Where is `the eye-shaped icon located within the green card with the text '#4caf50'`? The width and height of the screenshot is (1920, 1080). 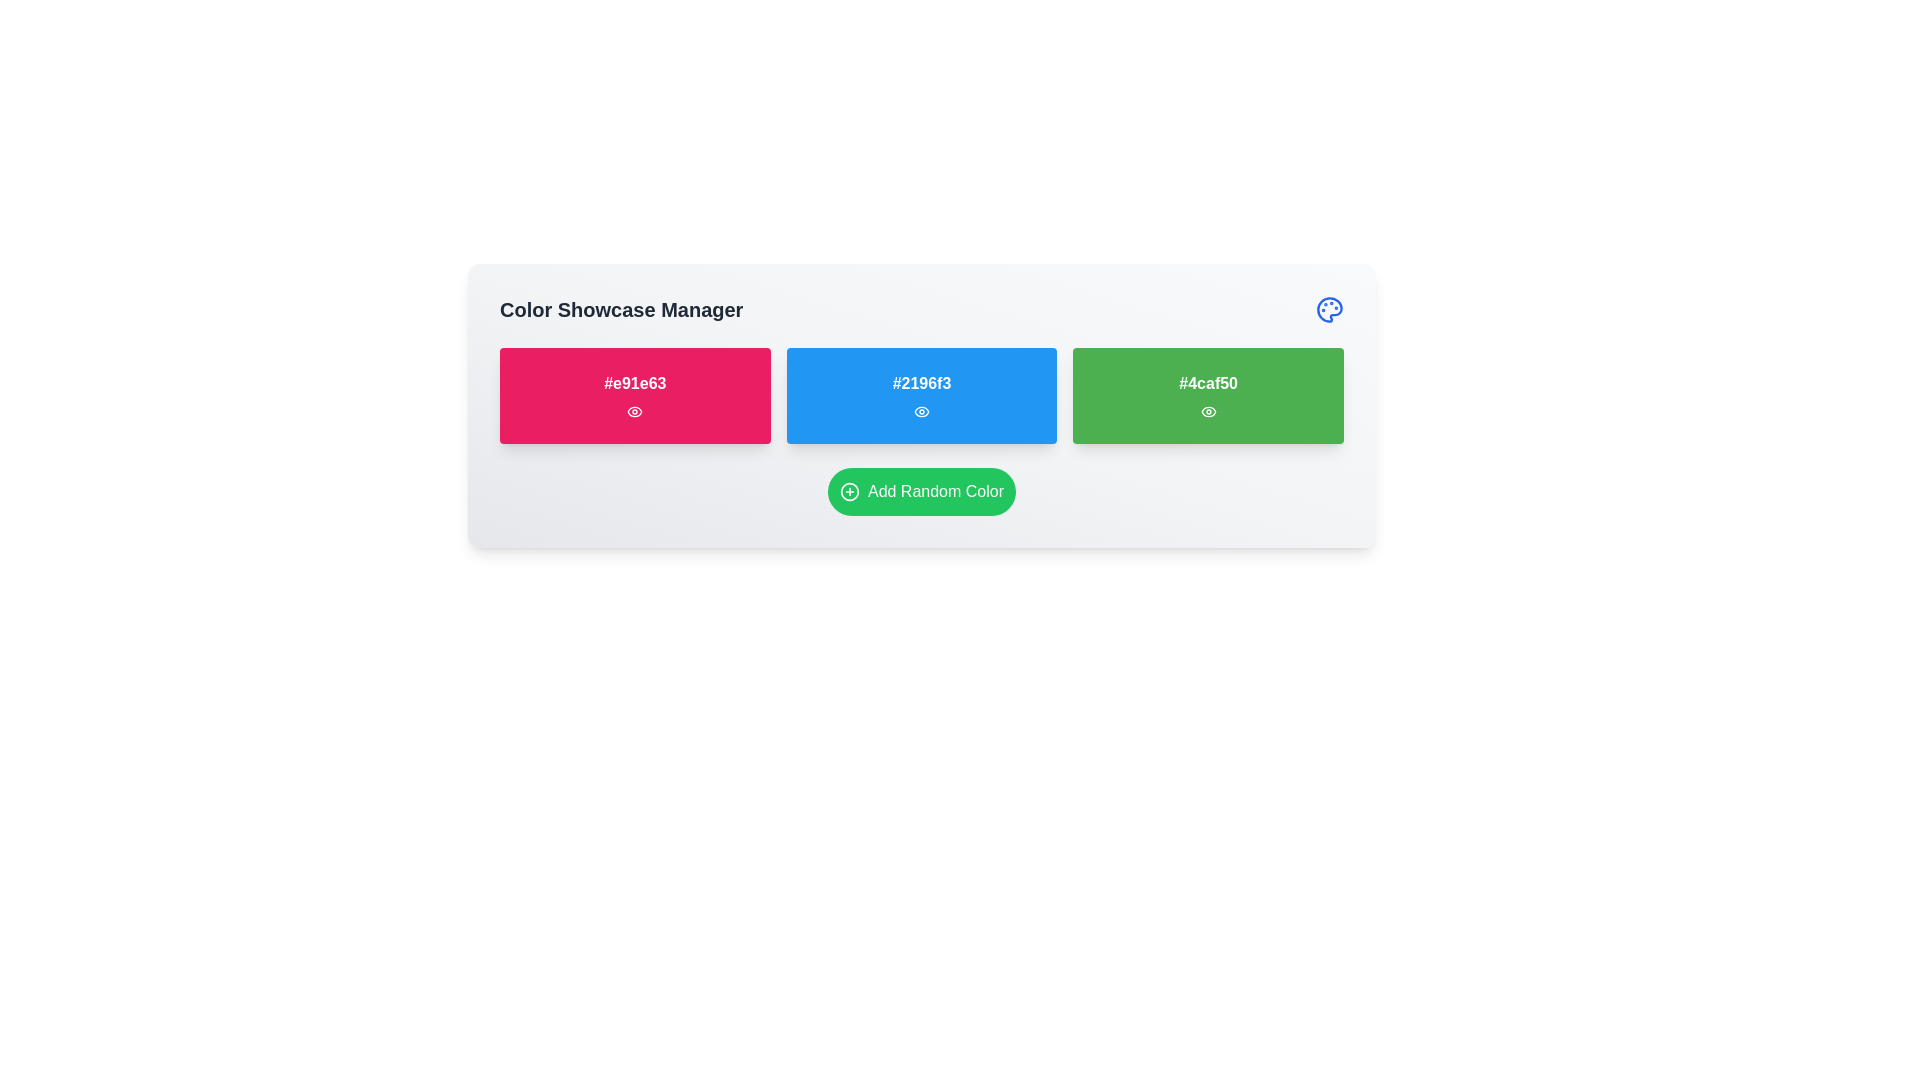 the eye-shaped icon located within the green card with the text '#4caf50' is located at coordinates (1207, 411).